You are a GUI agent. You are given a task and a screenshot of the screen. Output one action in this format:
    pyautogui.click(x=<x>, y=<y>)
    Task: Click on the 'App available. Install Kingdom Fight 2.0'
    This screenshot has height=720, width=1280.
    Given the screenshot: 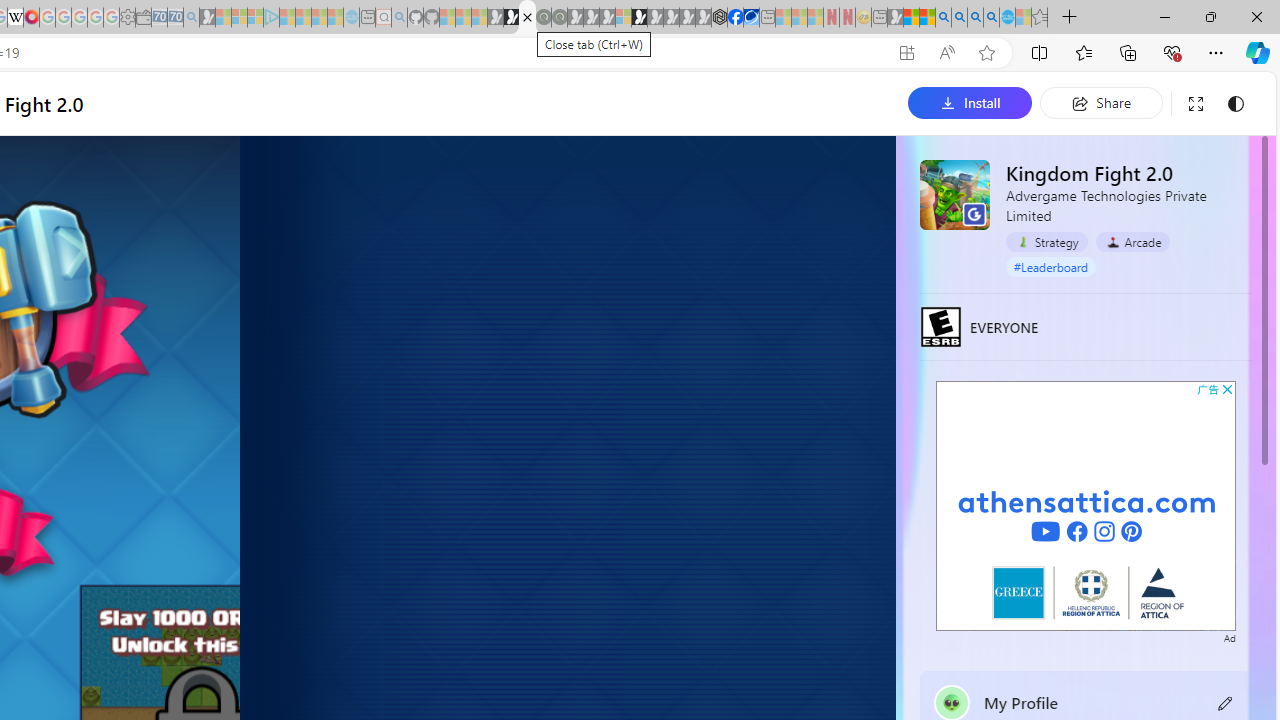 What is the action you would take?
    pyautogui.click(x=905, y=52)
    